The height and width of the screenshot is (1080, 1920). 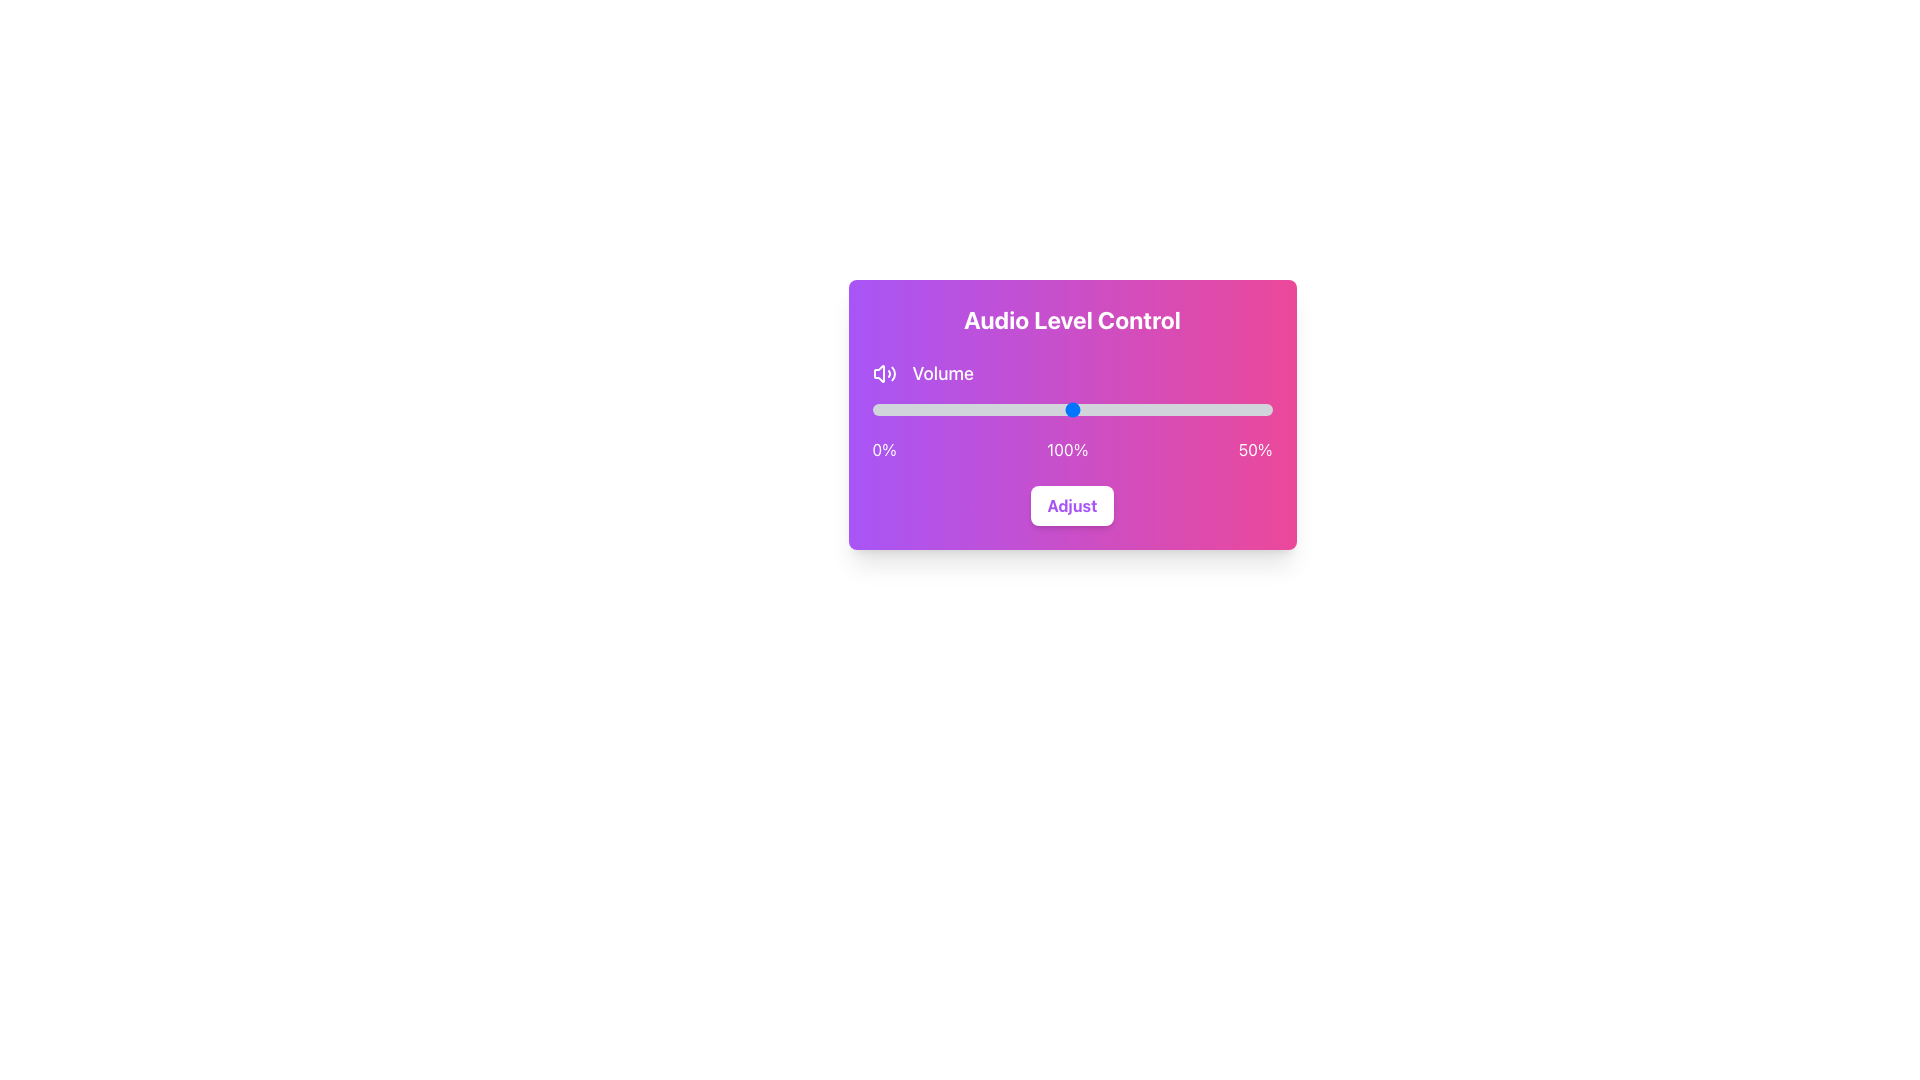 I want to click on the speaker icon with radiating sound waves, which is positioned to the left of the 'Volume' label in the 'Audio Level Control' card, so click(x=883, y=374).